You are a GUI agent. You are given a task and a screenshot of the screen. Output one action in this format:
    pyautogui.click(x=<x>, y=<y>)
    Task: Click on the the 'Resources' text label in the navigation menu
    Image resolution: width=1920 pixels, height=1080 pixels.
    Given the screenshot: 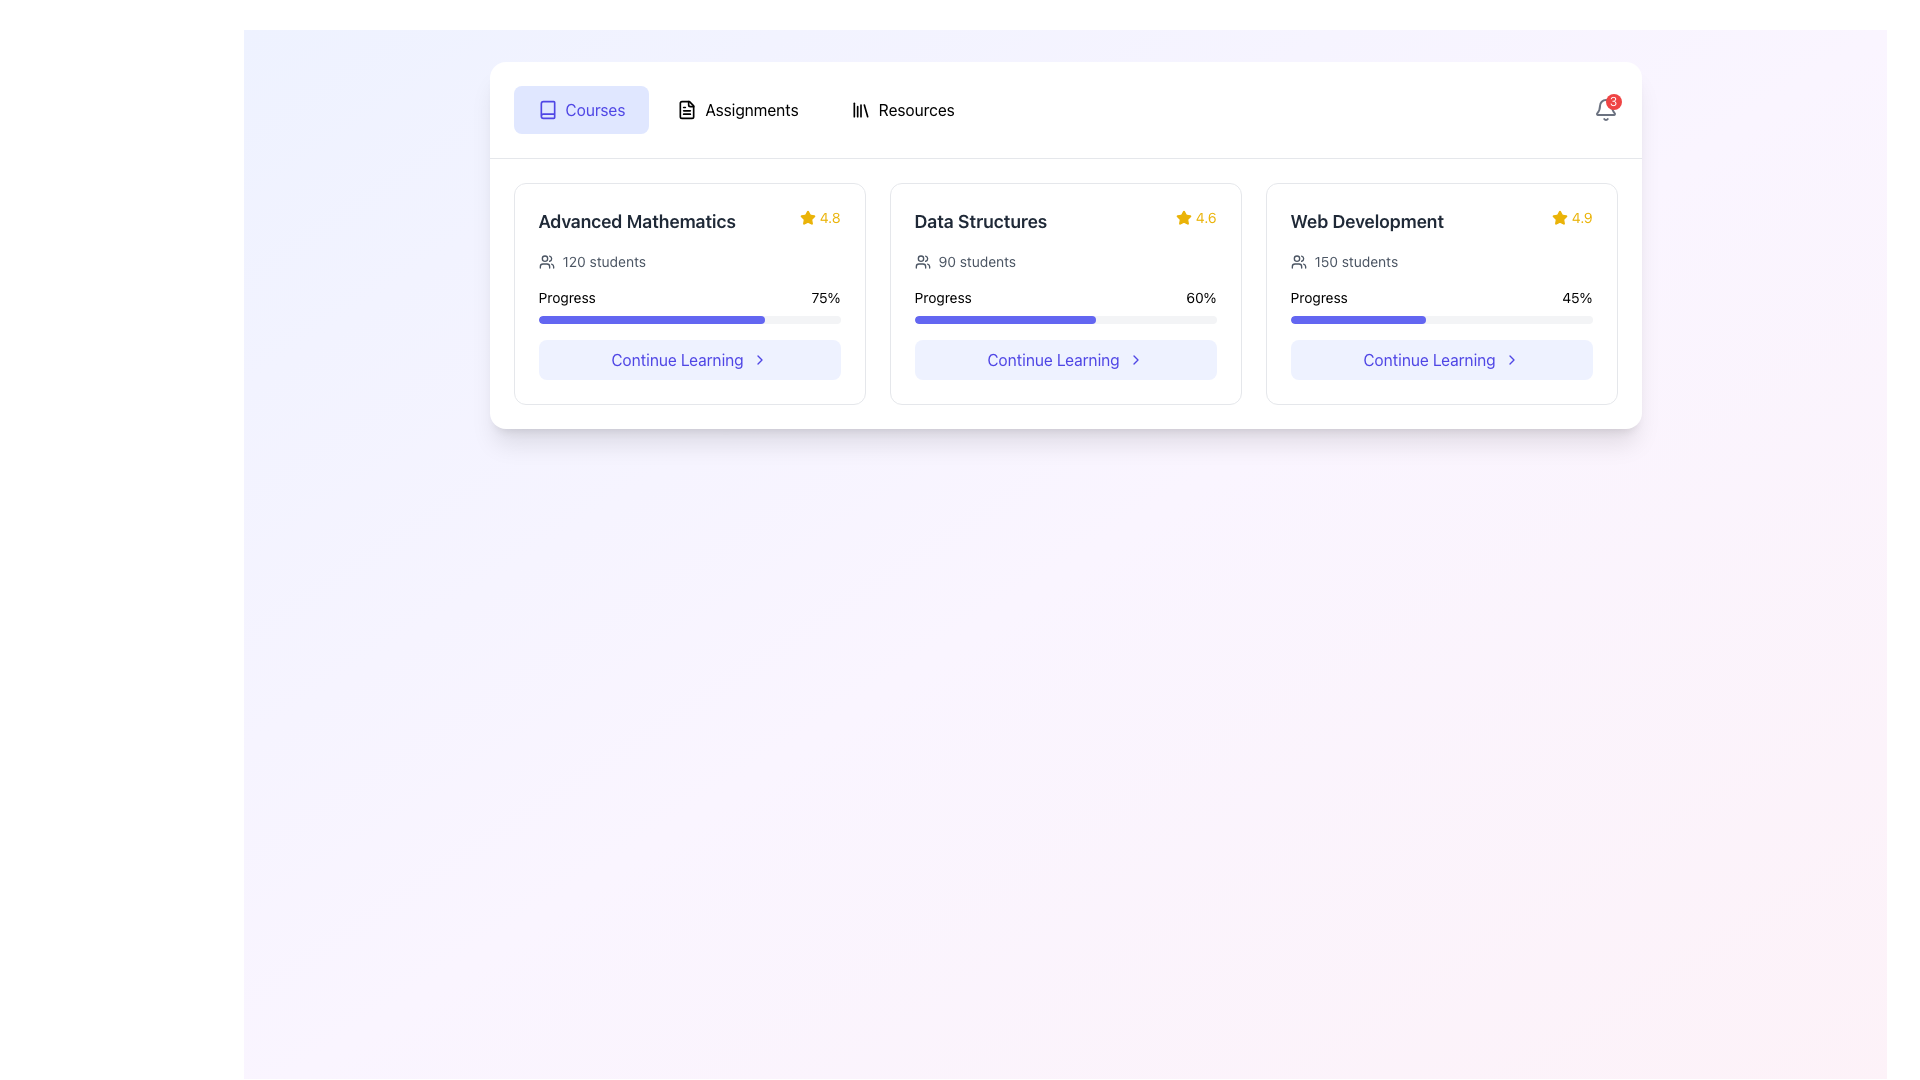 What is the action you would take?
    pyautogui.click(x=915, y=110)
    